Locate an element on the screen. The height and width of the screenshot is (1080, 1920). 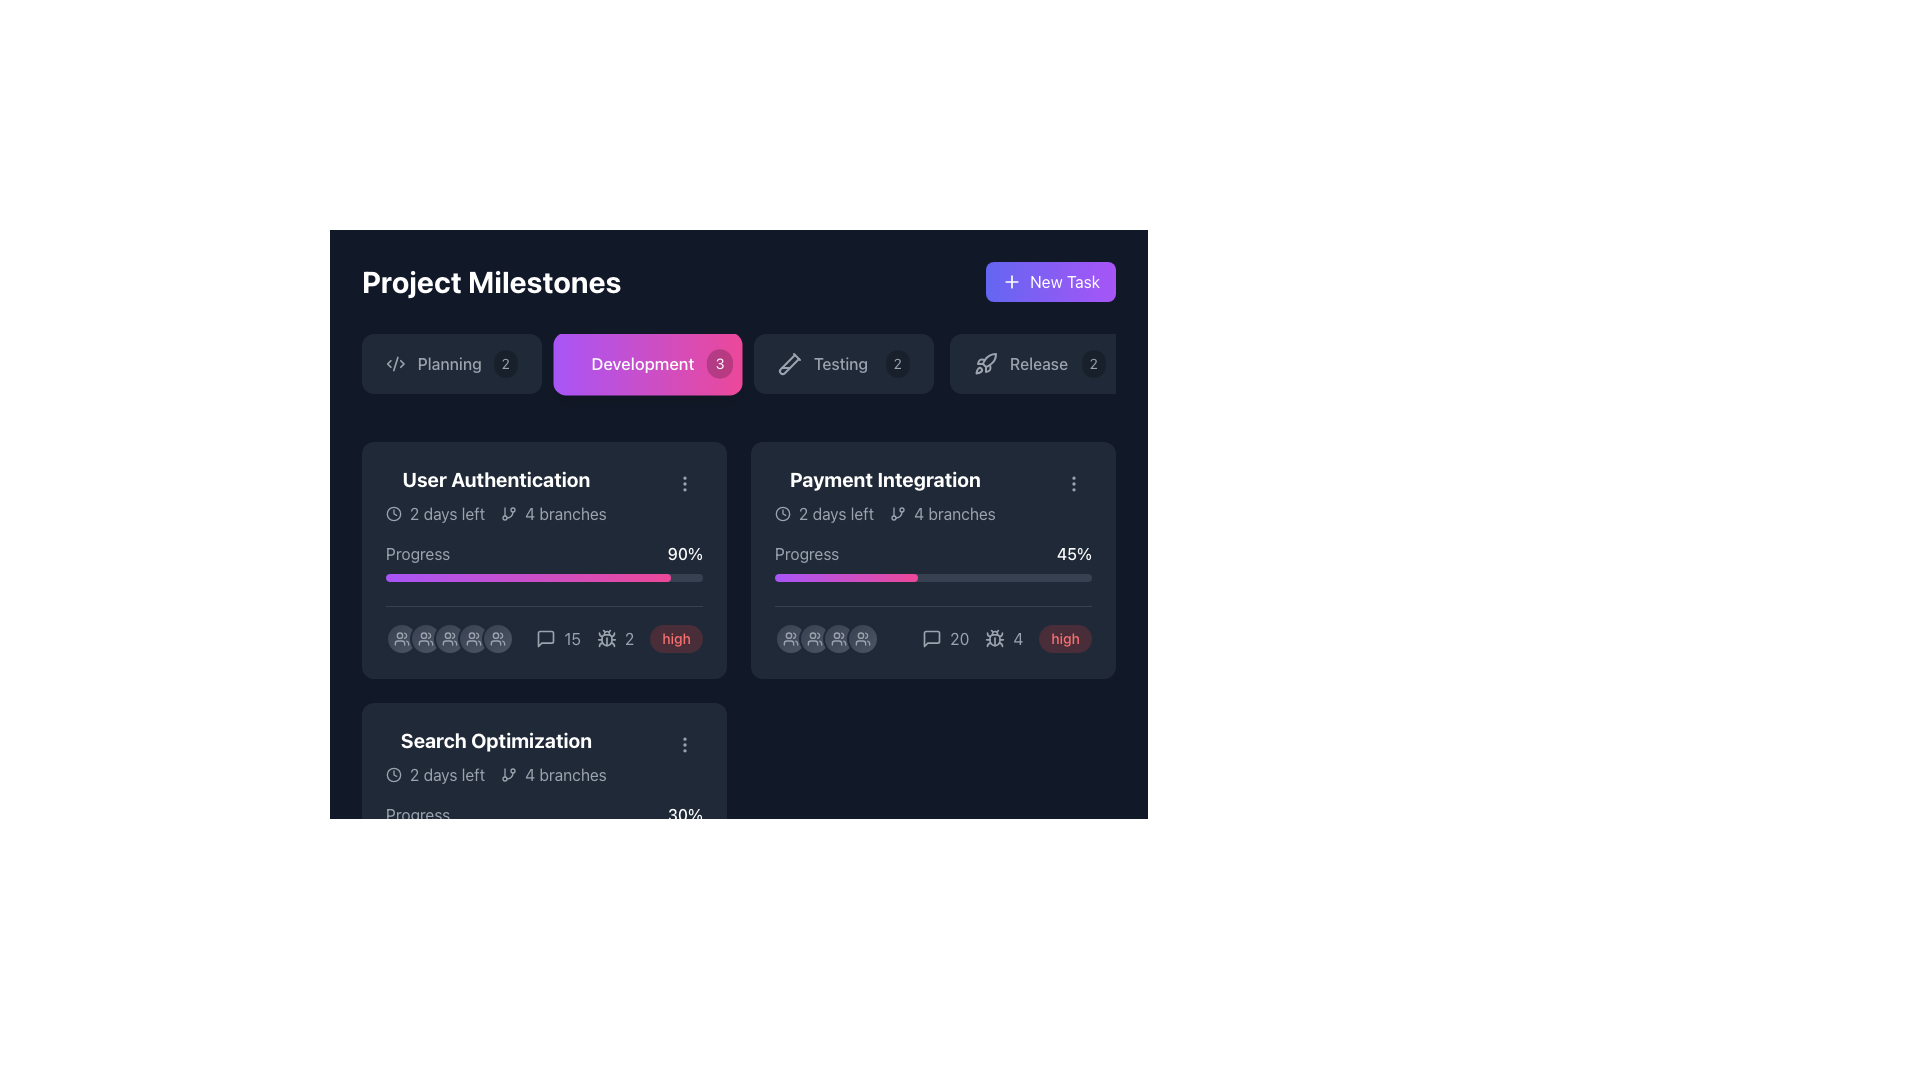
the badge displaying the count of items associated with 'Release', located to the far right within the 'Release' task box, adjacent to the text 'Release' is located at coordinates (1092, 363).